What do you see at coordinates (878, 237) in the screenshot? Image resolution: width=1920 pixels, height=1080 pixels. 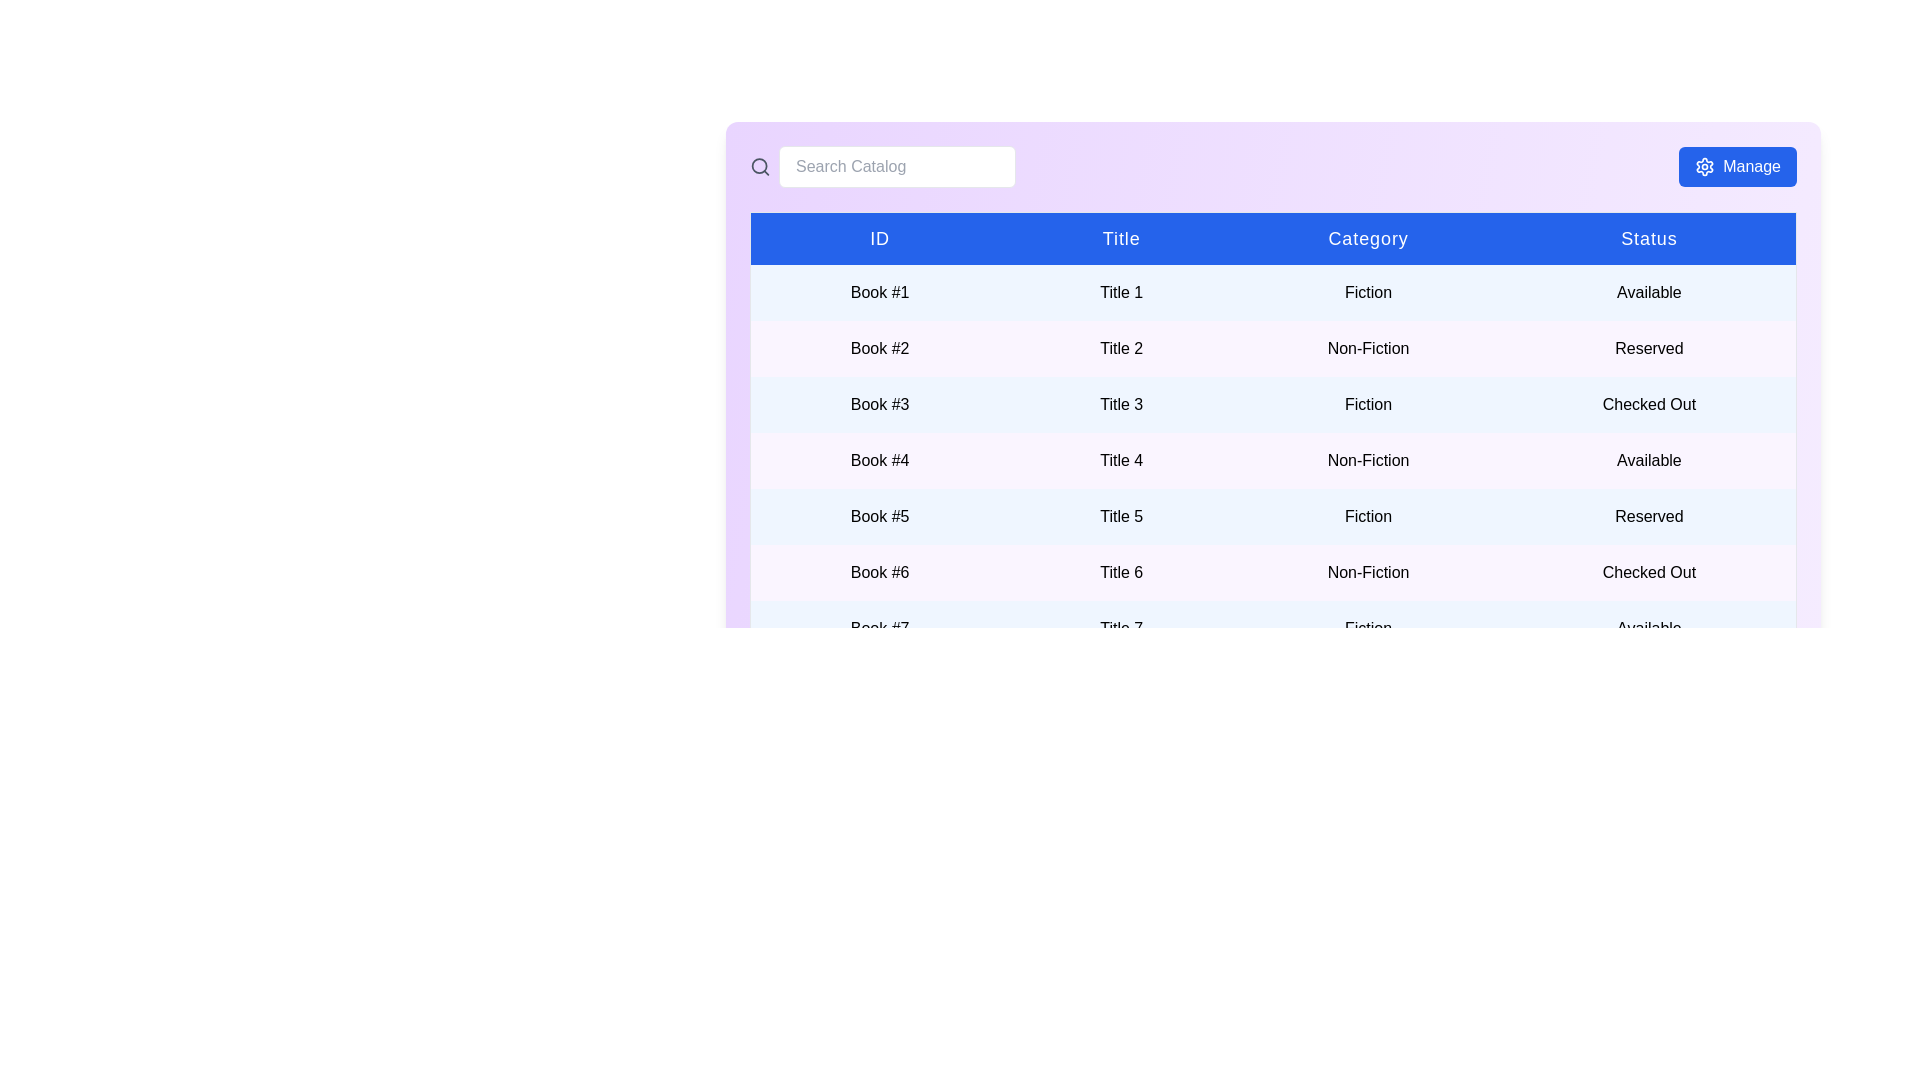 I see `the column header to sort the table by ID` at bounding box center [878, 237].